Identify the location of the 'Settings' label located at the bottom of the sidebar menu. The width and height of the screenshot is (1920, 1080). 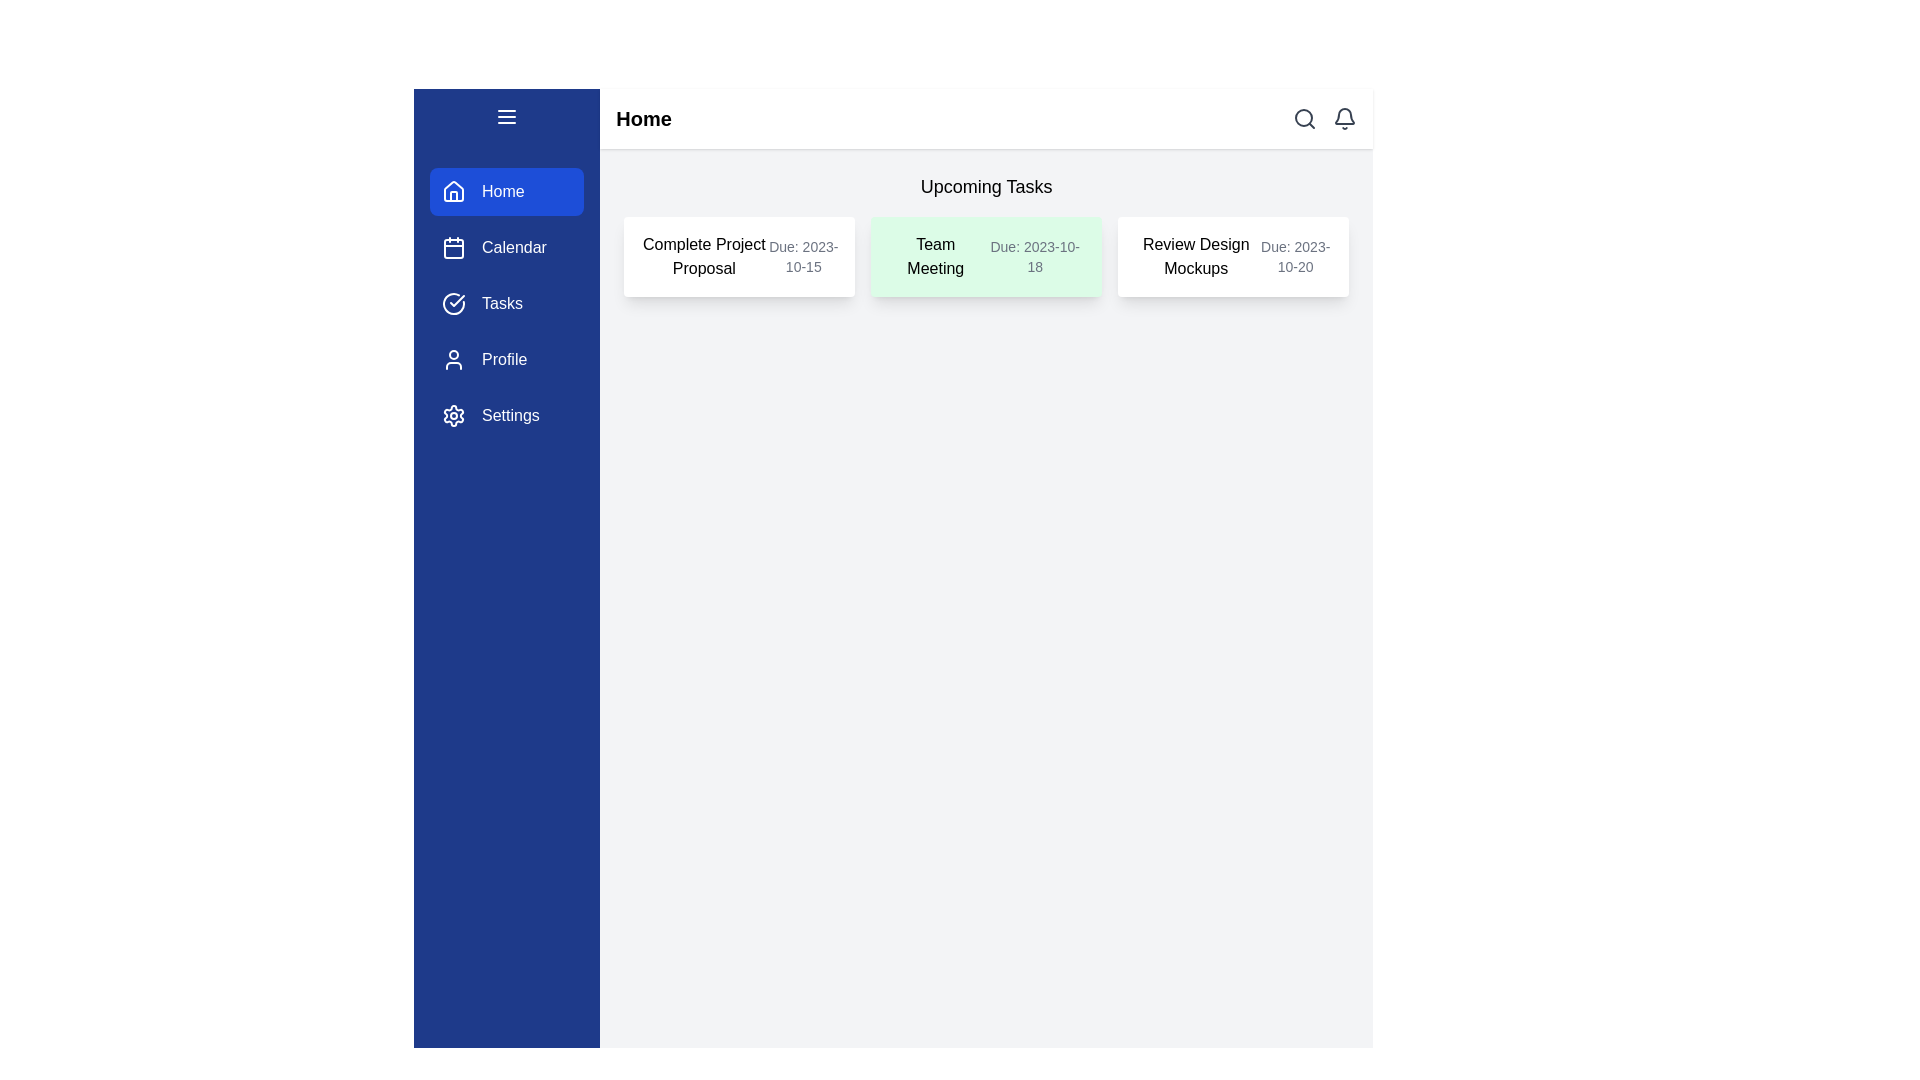
(510, 415).